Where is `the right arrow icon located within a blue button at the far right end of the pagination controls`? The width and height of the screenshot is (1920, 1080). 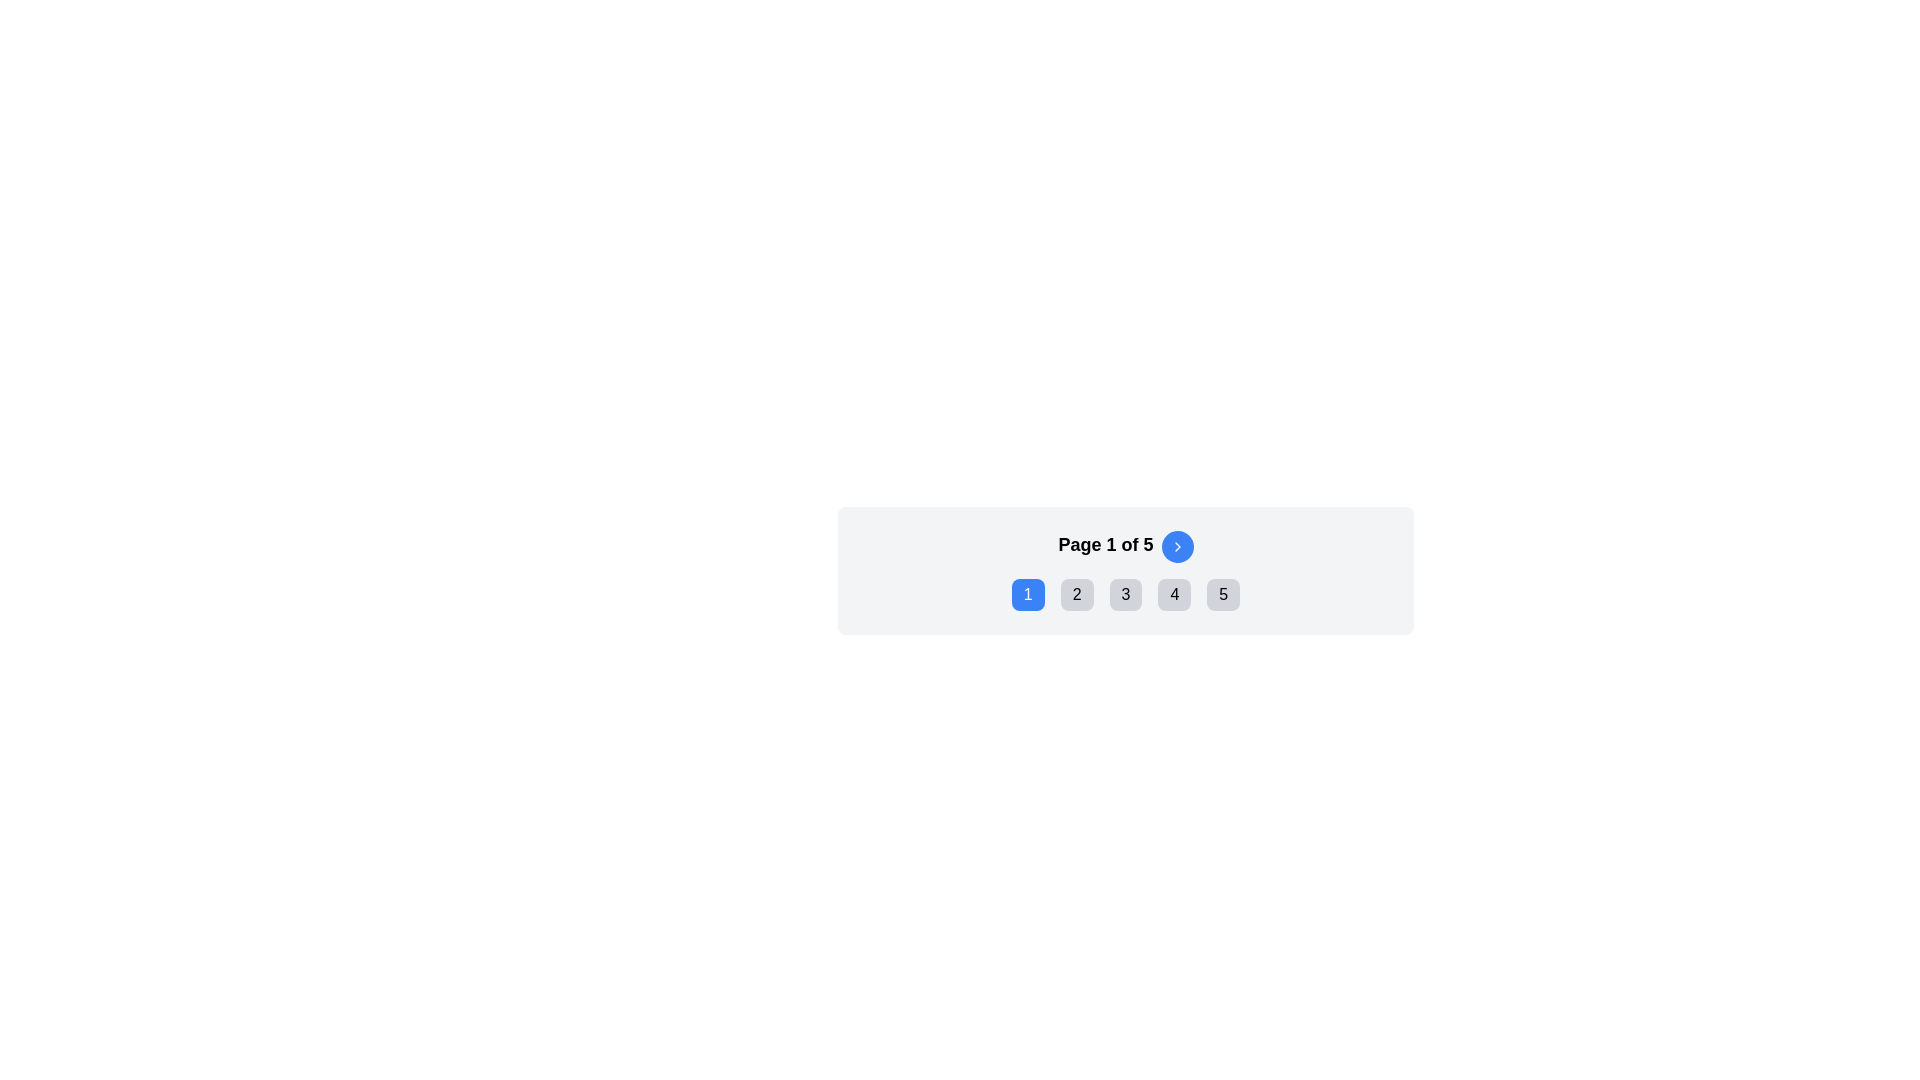 the right arrow icon located within a blue button at the far right end of the pagination controls is located at coordinates (1177, 547).